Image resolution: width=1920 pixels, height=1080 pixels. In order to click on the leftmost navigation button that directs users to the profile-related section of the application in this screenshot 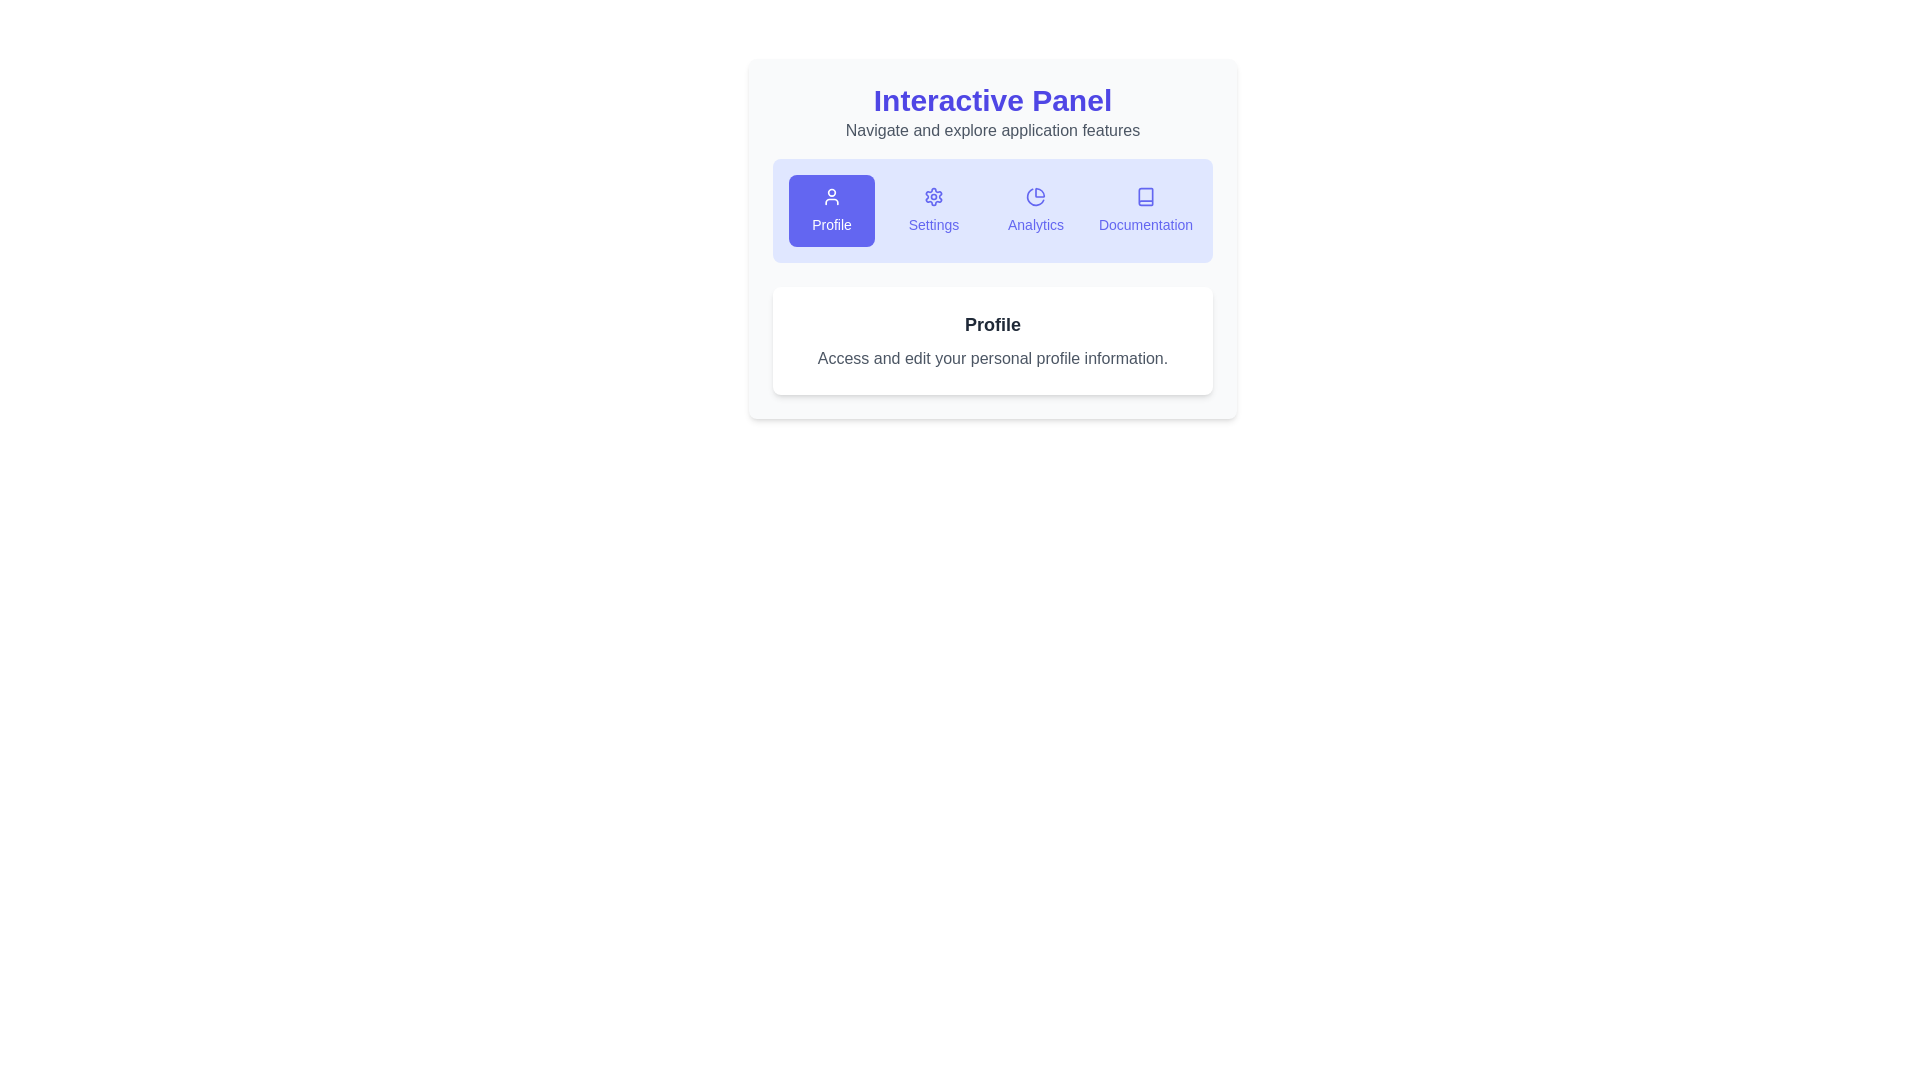, I will do `click(831, 211)`.